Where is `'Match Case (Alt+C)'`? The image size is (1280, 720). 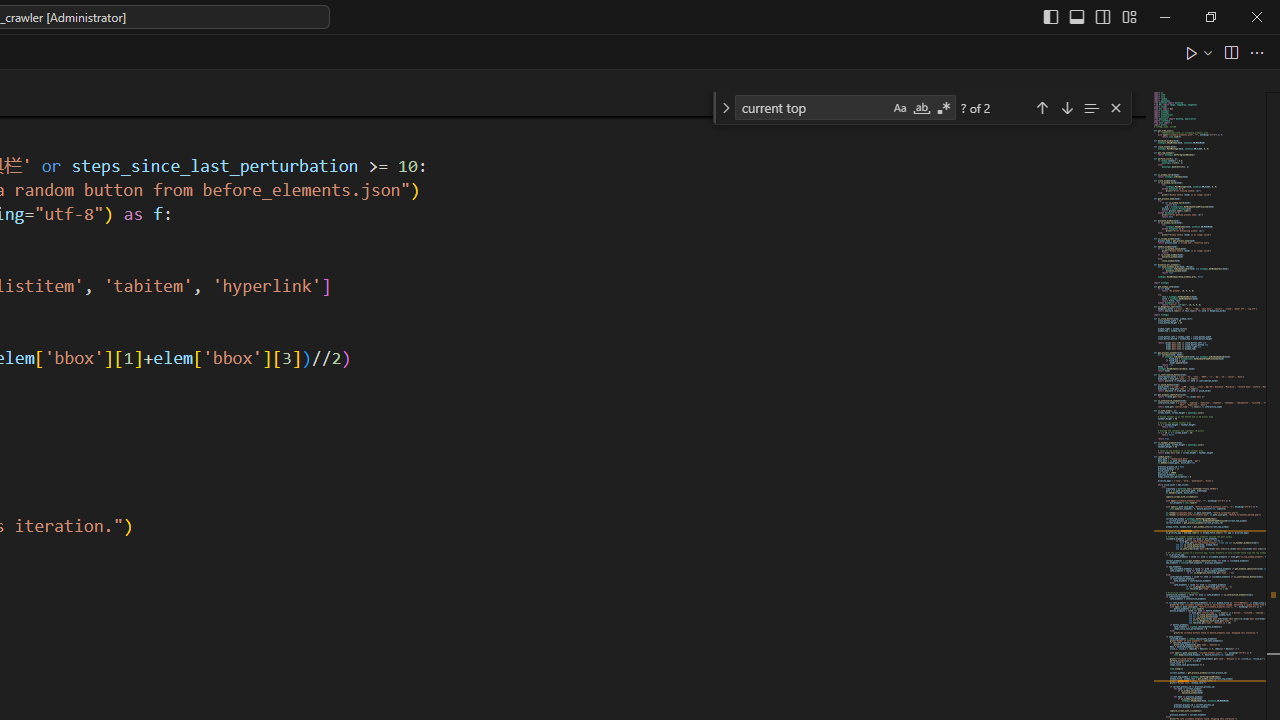 'Match Case (Alt+C)' is located at coordinates (898, 108).